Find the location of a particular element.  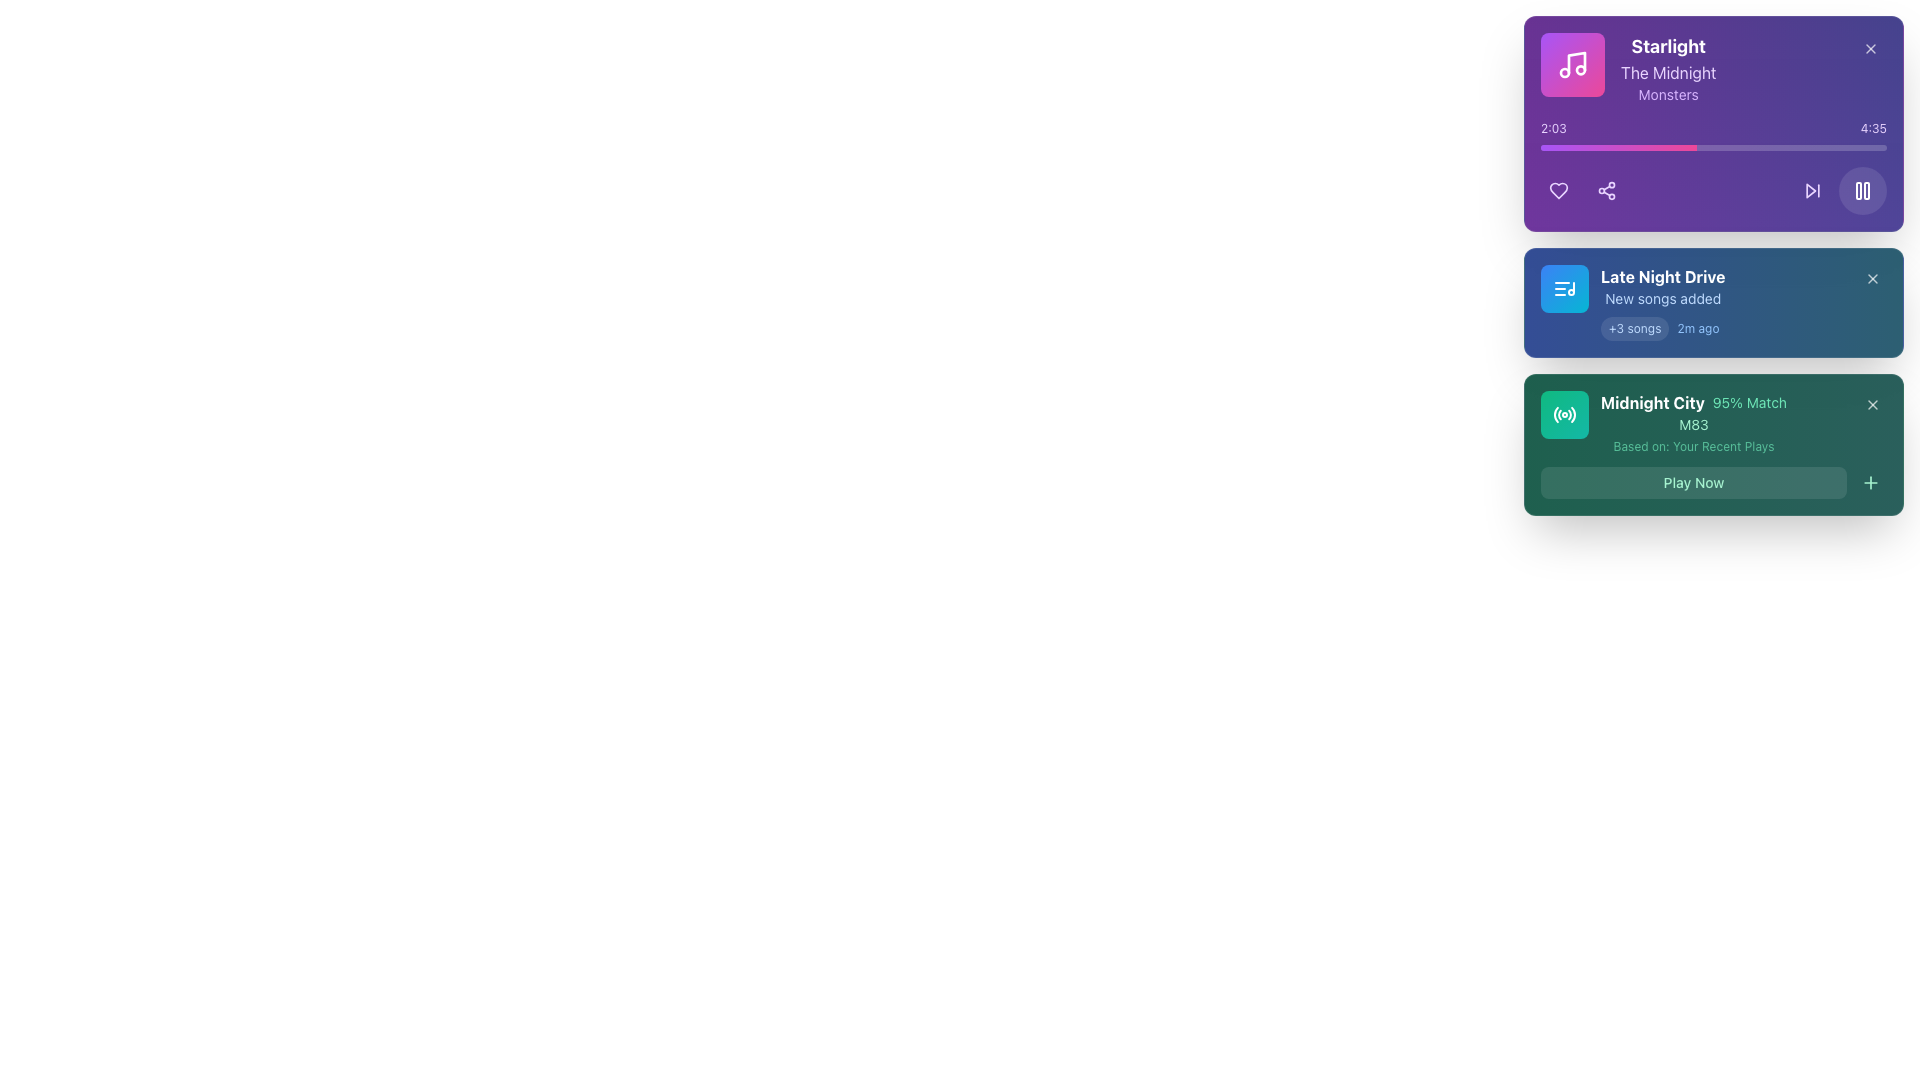

the rectangular button labeled '+3 songs' with a semi-transparent blue background located in the notification block for 'Late Night Drive' is located at coordinates (1635, 327).